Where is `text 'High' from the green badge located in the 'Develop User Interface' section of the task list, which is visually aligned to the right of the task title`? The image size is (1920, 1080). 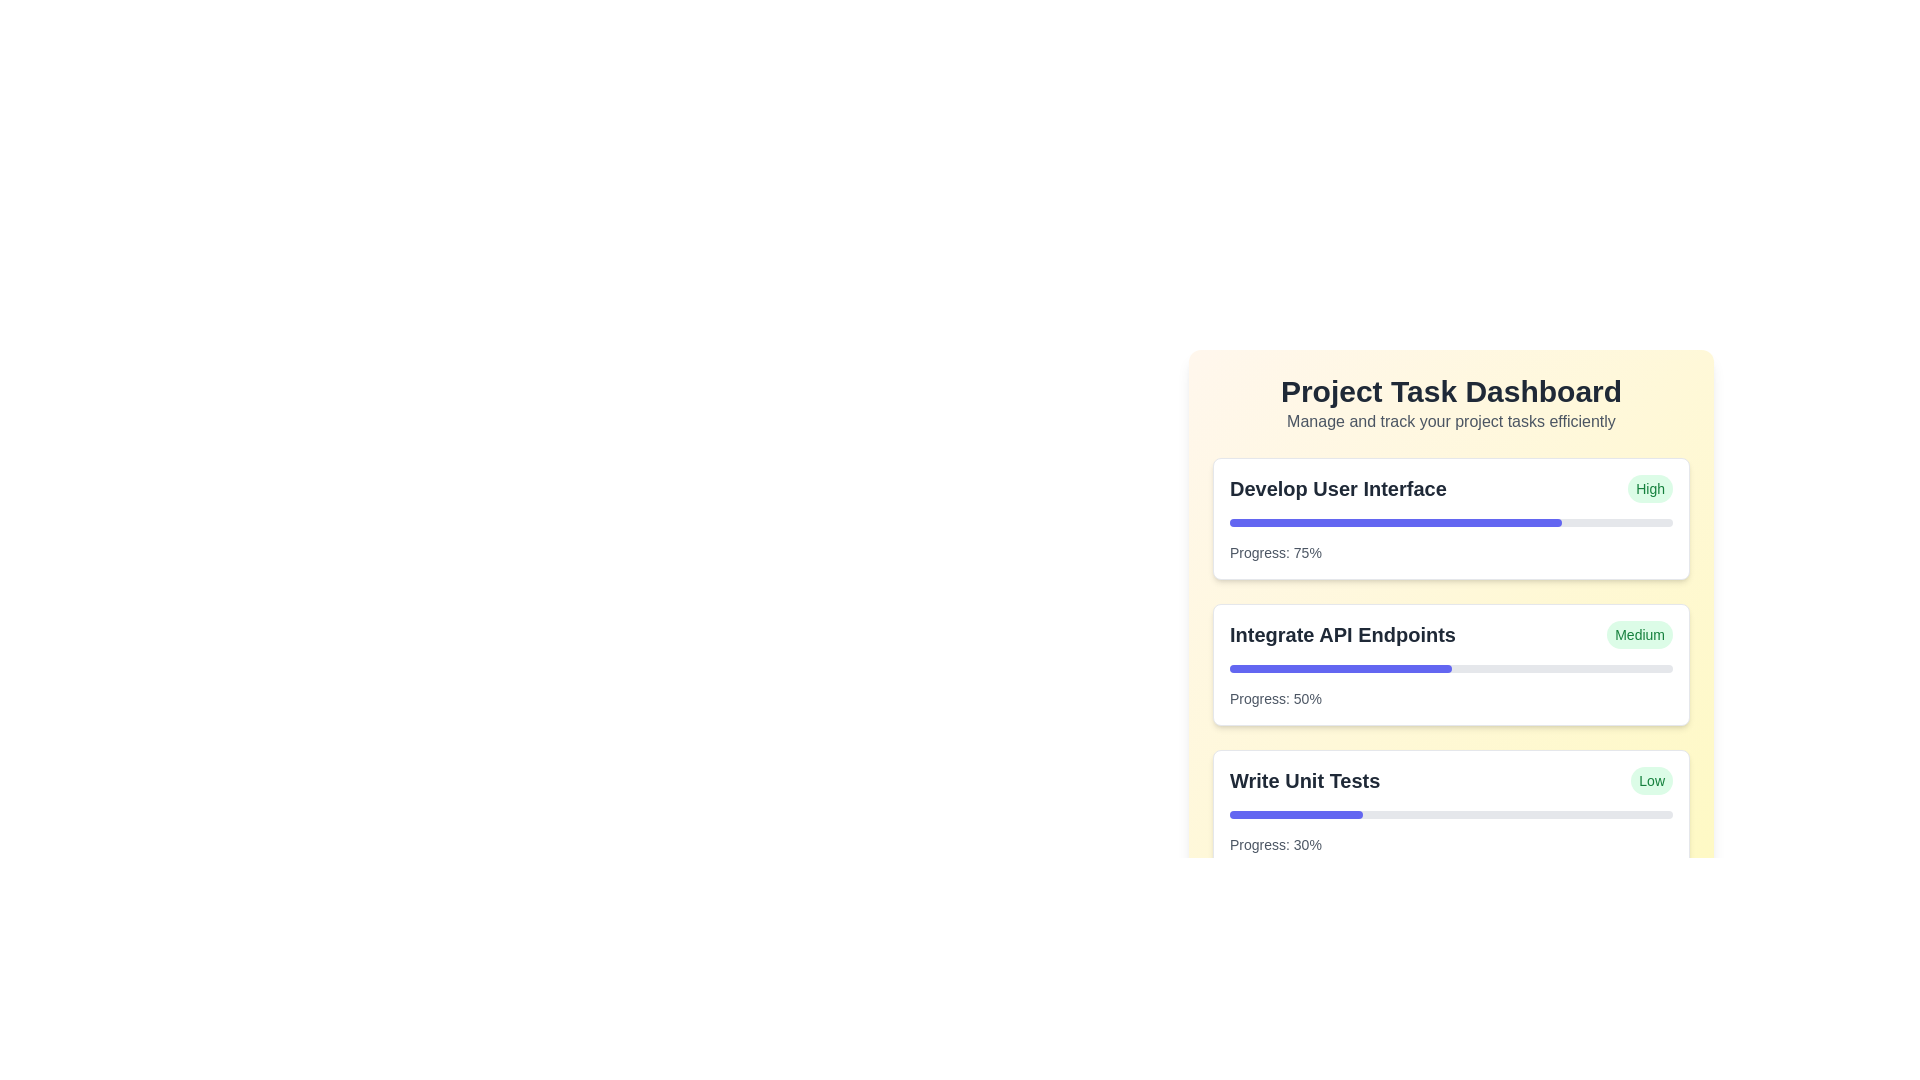
text 'High' from the green badge located in the 'Develop User Interface' section of the task list, which is visually aligned to the right of the task title is located at coordinates (1650, 489).